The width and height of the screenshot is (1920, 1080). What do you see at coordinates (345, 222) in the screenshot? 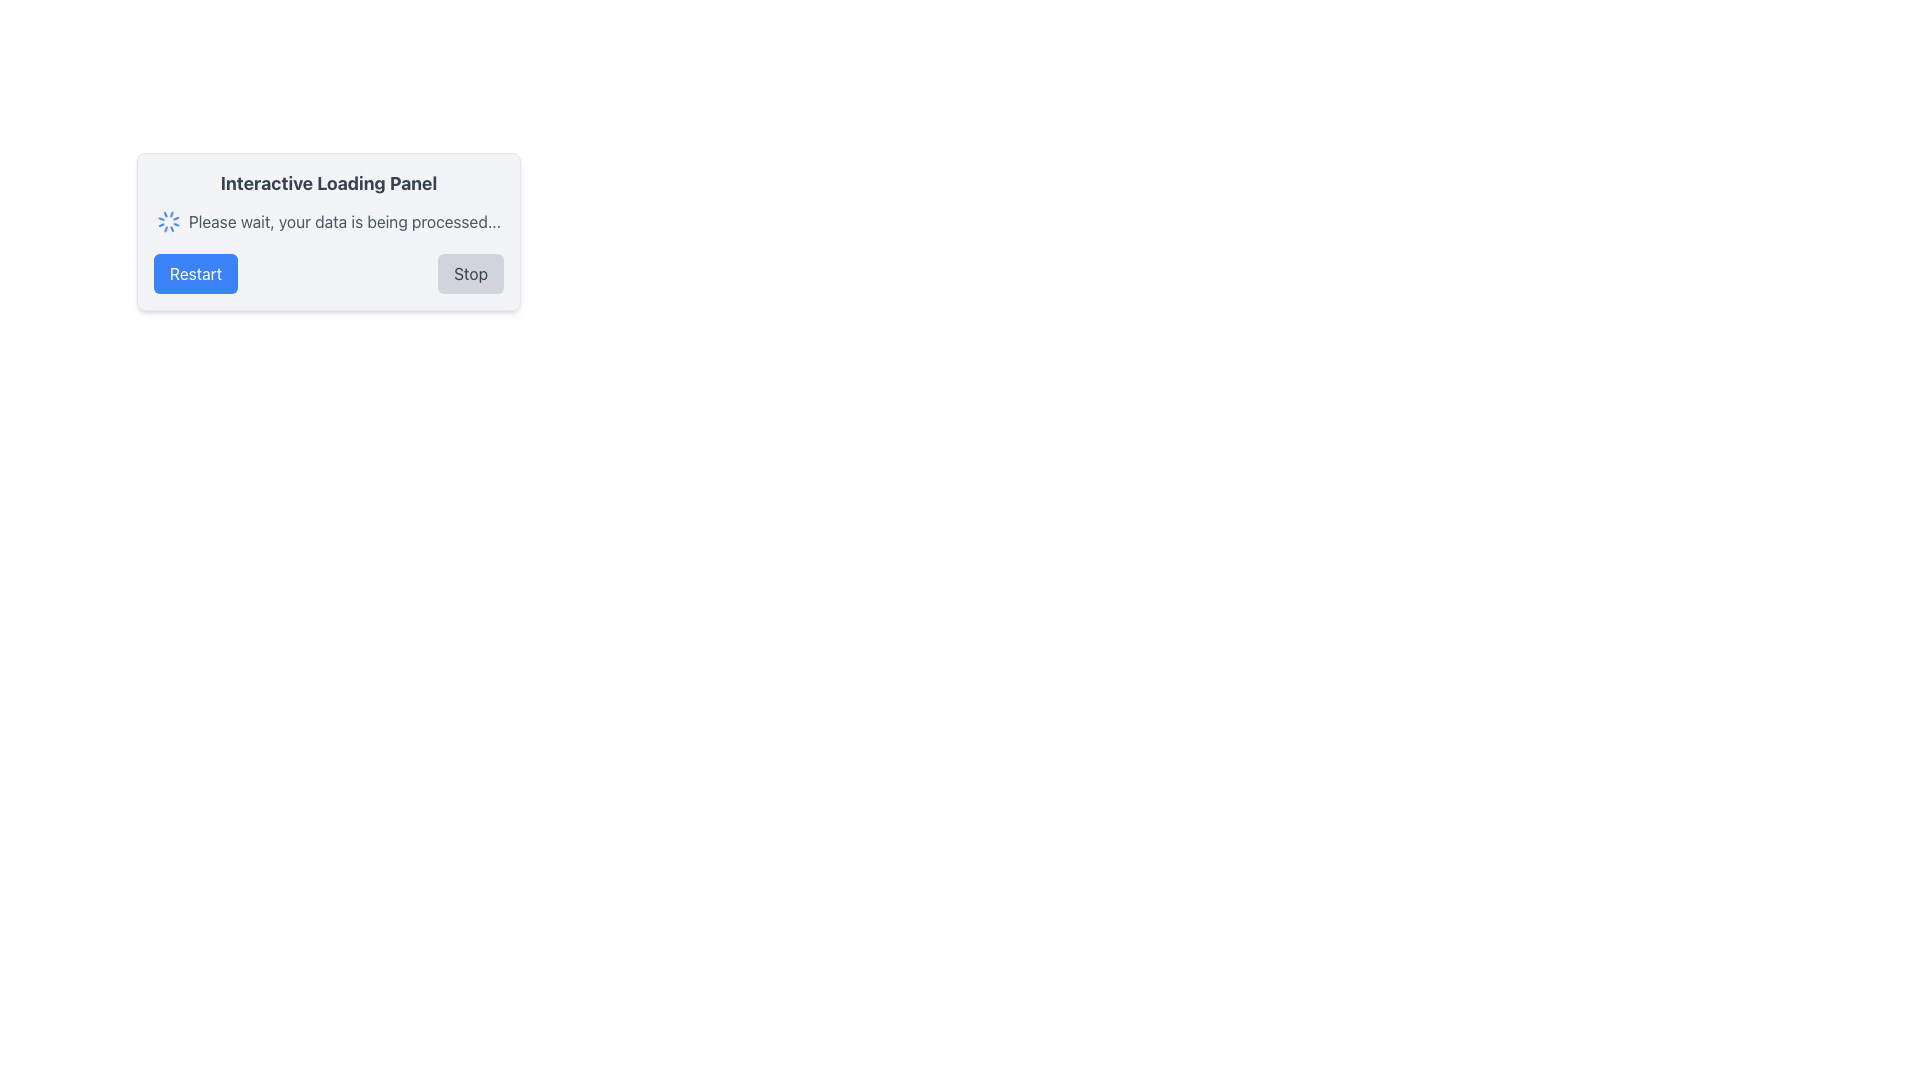
I see `text 'Please wait, your data is being processed...' displayed in gray font color, located to the right of the blue spinning loader icon within the 'Interactive Loading Panel'` at bounding box center [345, 222].